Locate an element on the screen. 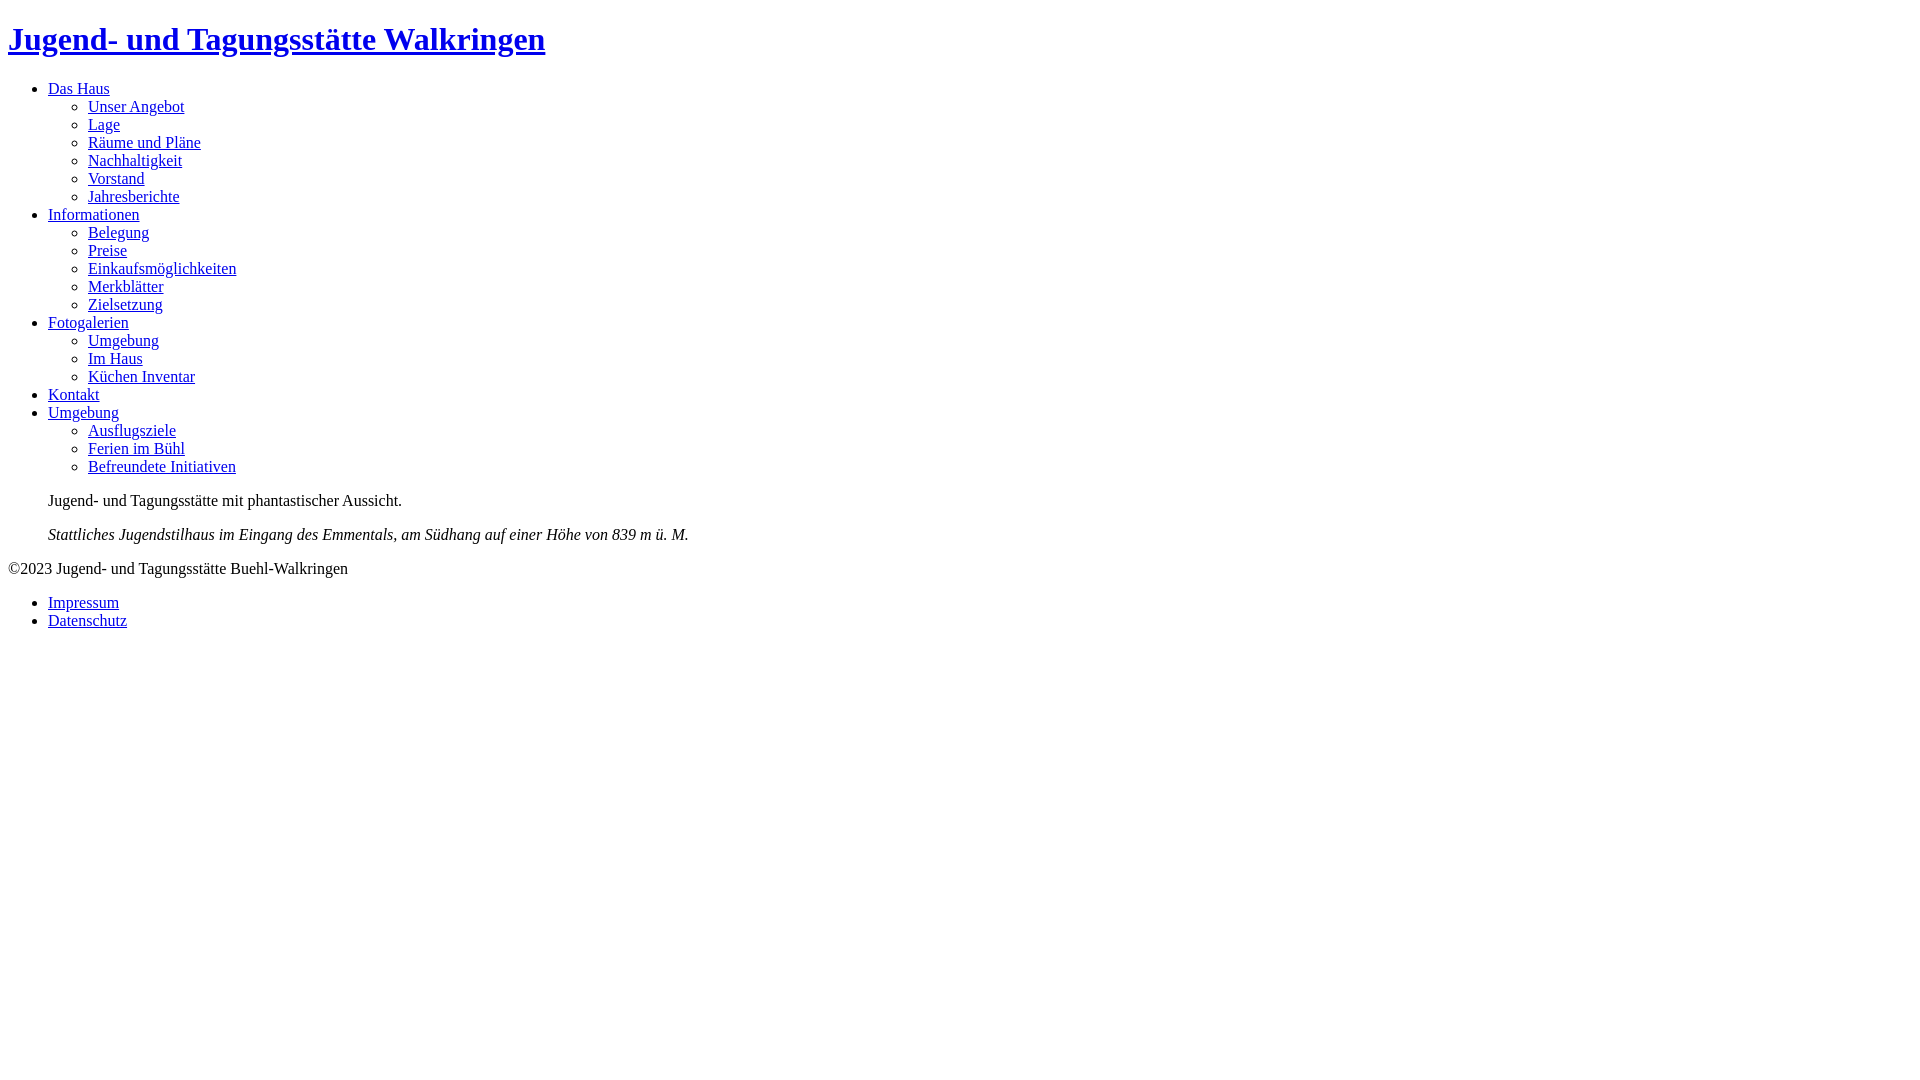 The width and height of the screenshot is (1920, 1080). 'Zielsetzung' is located at coordinates (124, 304).